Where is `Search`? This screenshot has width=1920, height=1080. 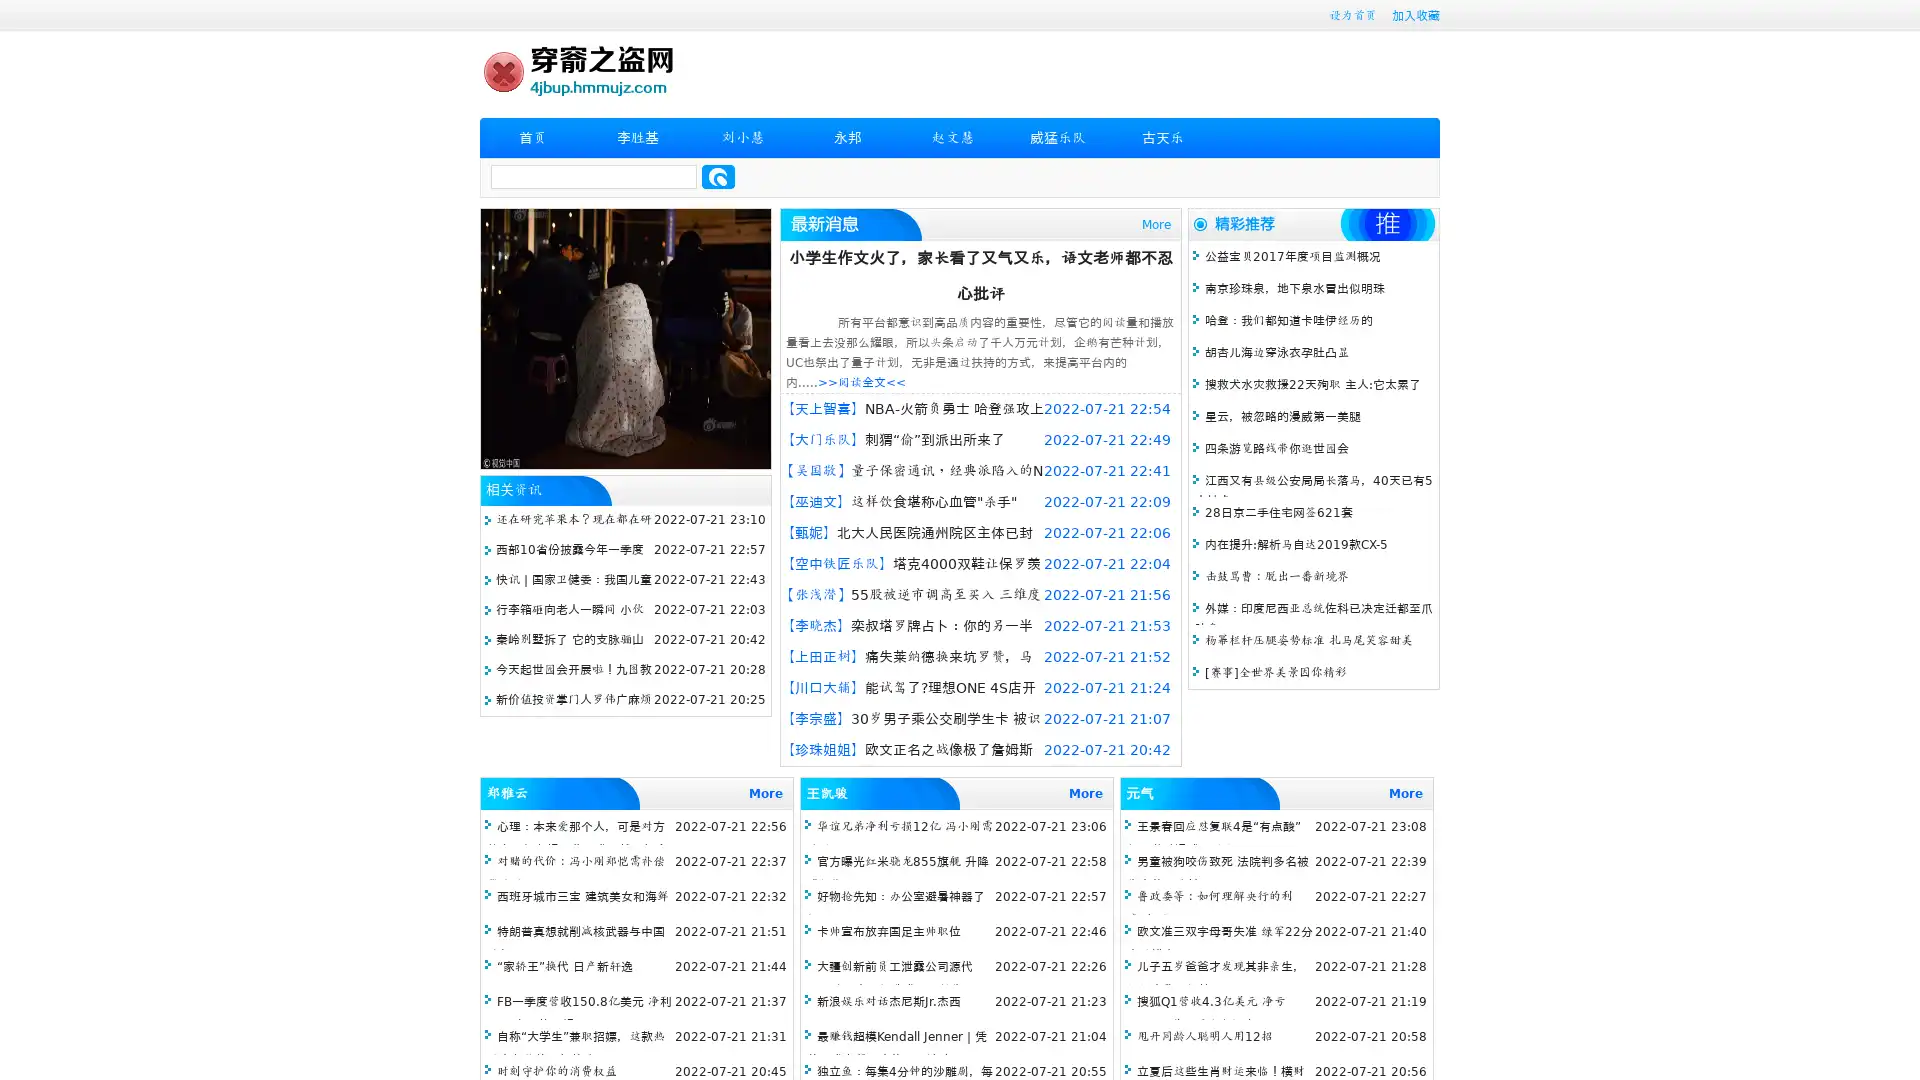 Search is located at coordinates (718, 176).